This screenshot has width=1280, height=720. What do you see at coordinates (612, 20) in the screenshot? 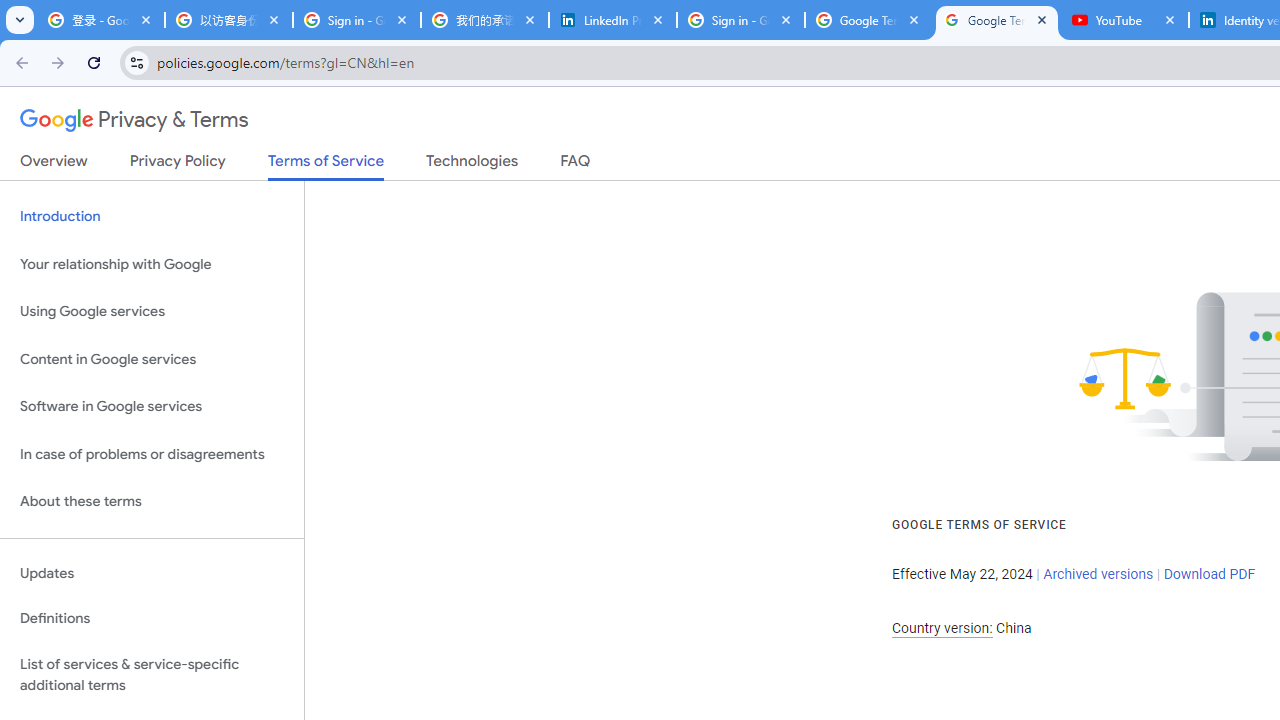
I see `'LinkedIn Privacy Policy'` at bounding box center [612, 20].